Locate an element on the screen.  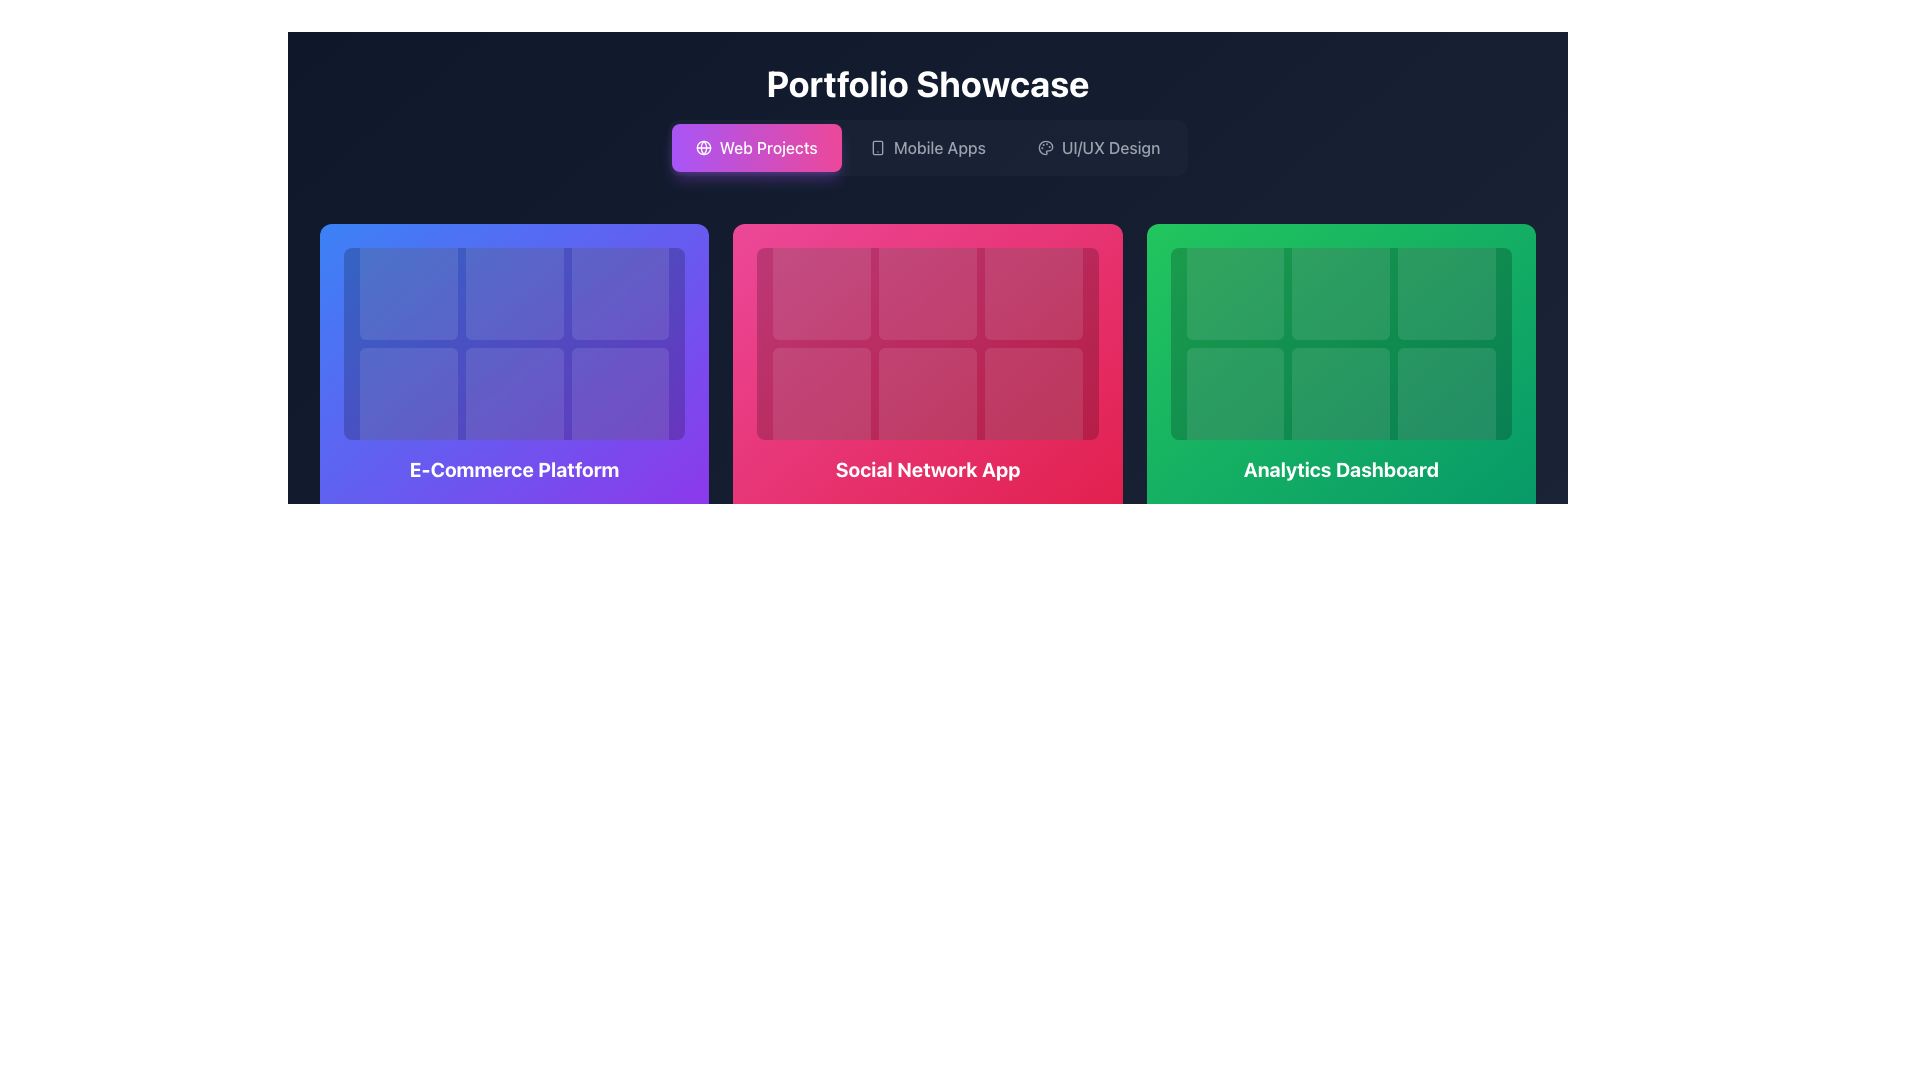
the top-center visual tile in the grid of items within the card labeled 'E-Commerce Platform' is located at coordinates (619, 291).